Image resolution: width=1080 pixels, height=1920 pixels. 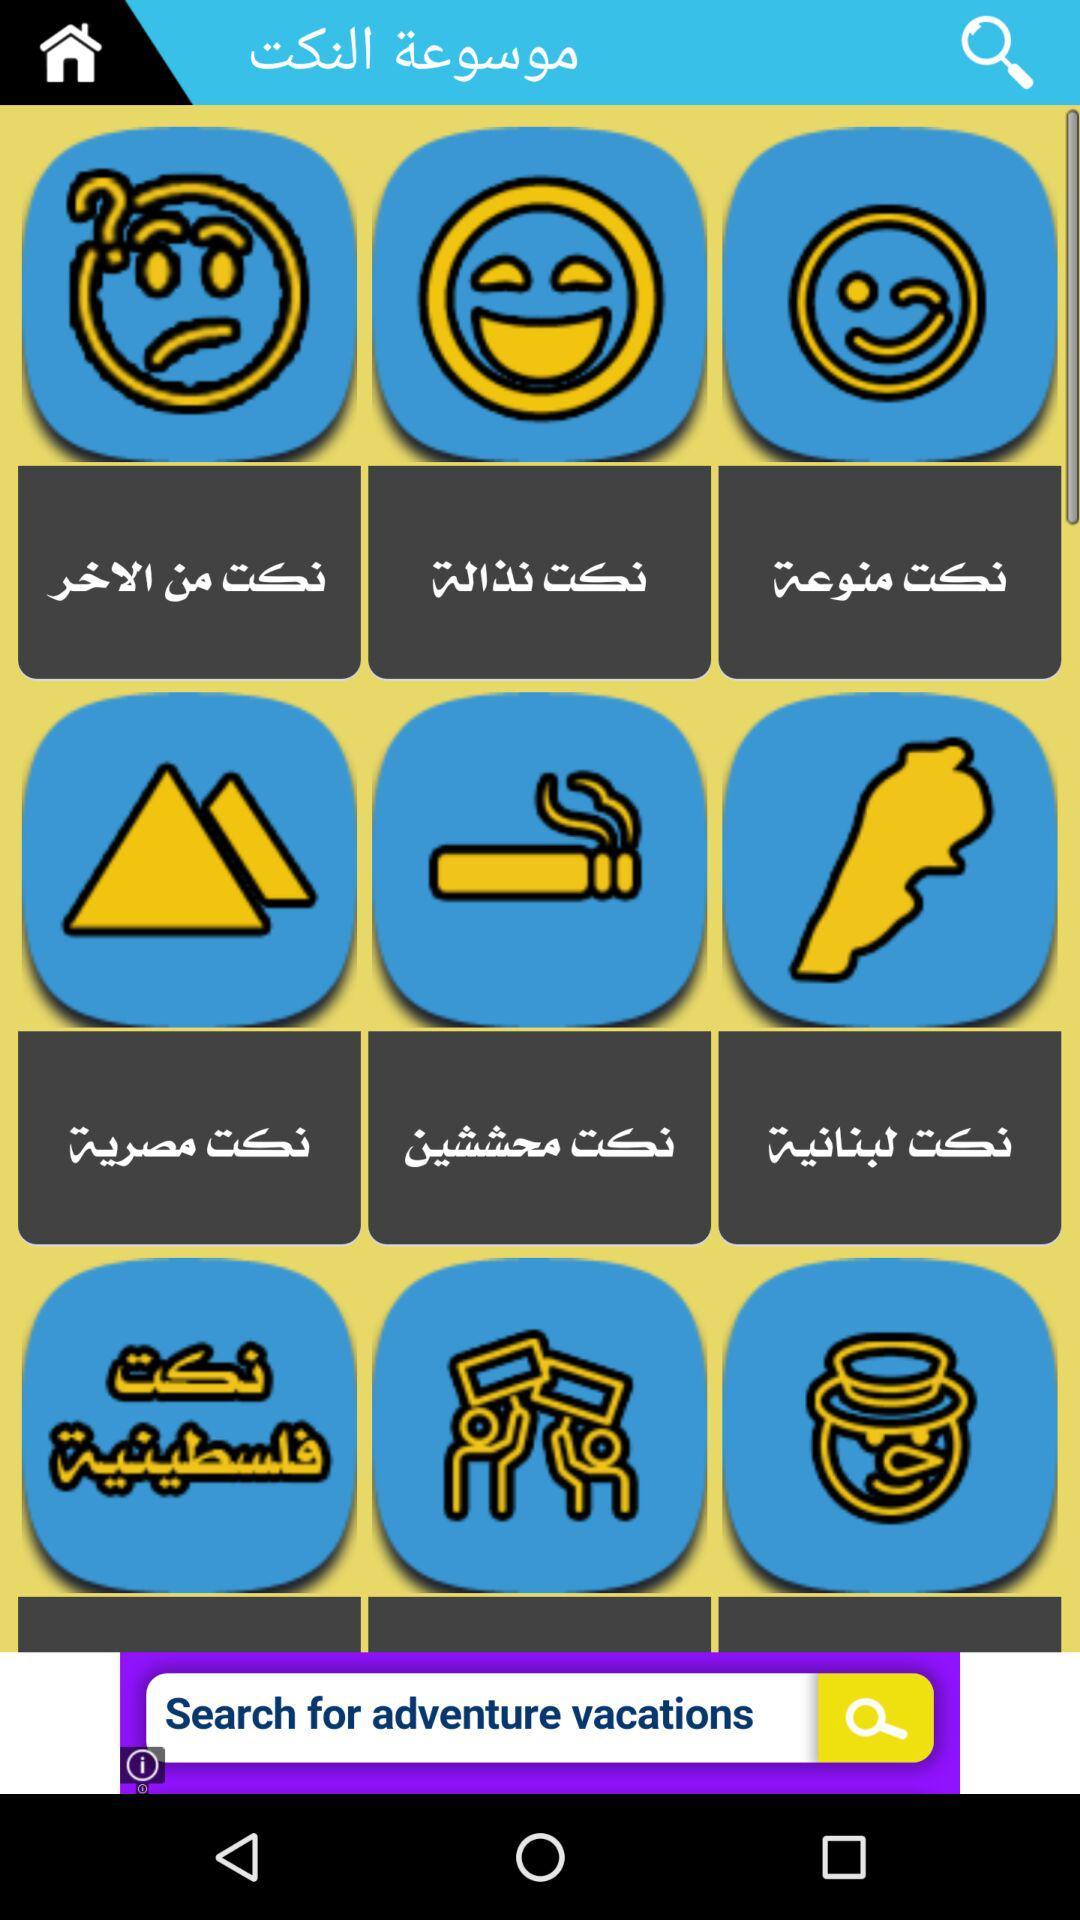 What do you see at coordinates (995, 56) in the screenshot?
I see `the search icon` at bounding box center [995, 56].